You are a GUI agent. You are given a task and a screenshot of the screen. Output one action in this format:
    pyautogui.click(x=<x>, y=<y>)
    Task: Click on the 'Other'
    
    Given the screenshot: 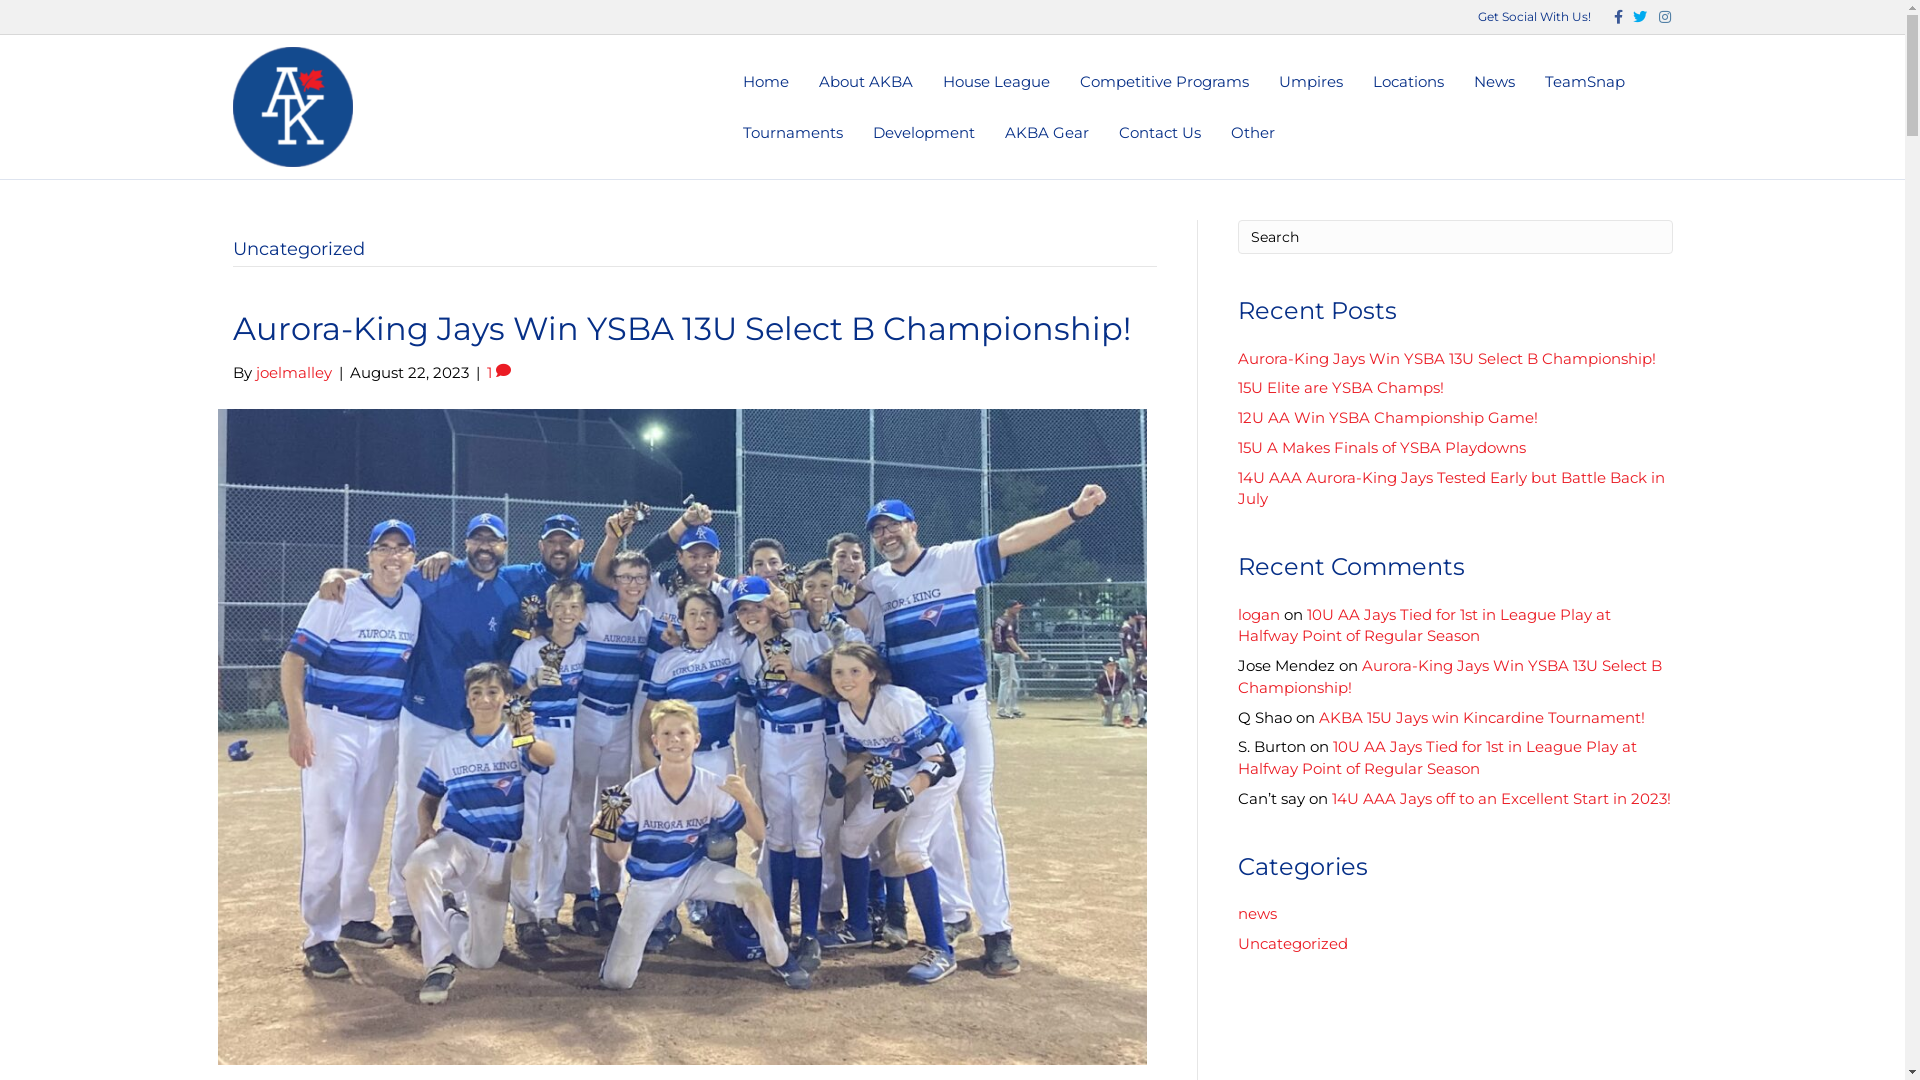 What is the action you would take?
    pyautogui.click(x=1251, y=132)
    